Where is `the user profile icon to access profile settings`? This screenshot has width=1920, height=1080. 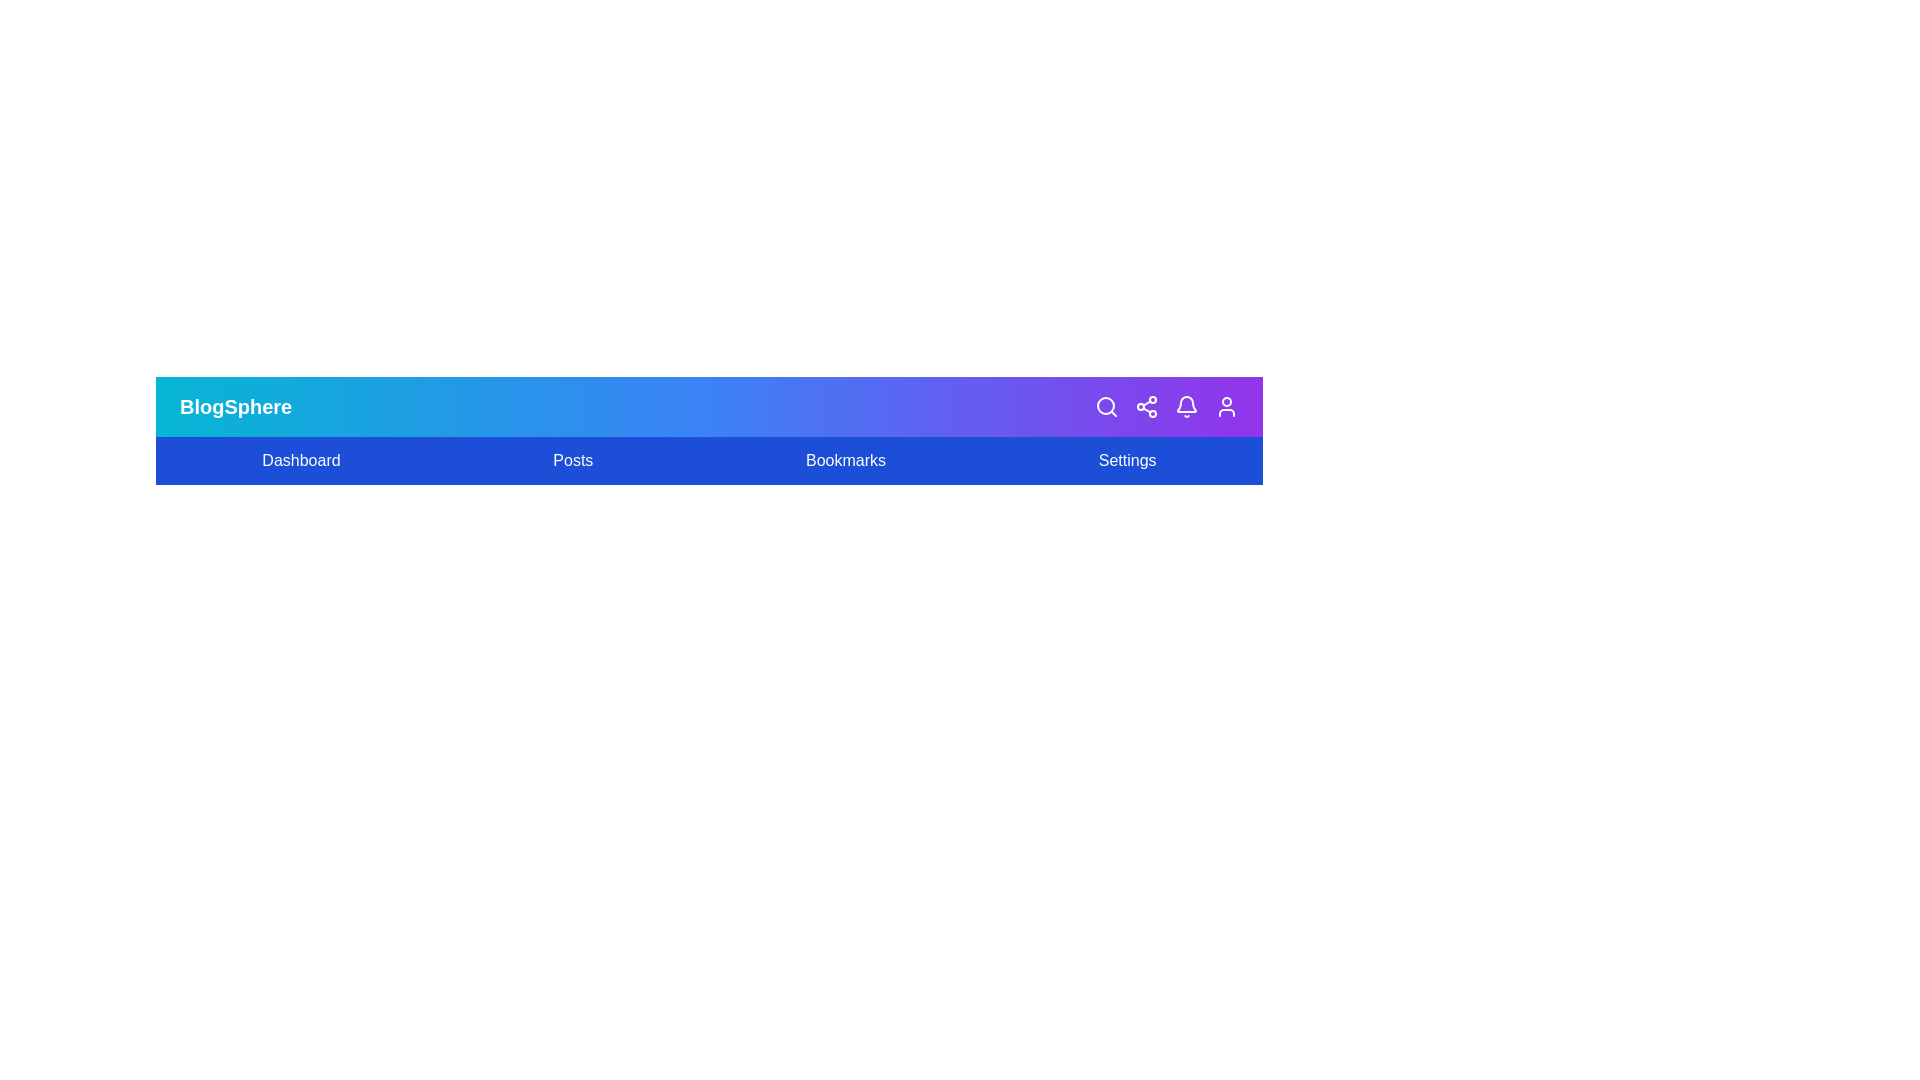 the user profile icon to access profile settings is located at coordinates (1226, 406).